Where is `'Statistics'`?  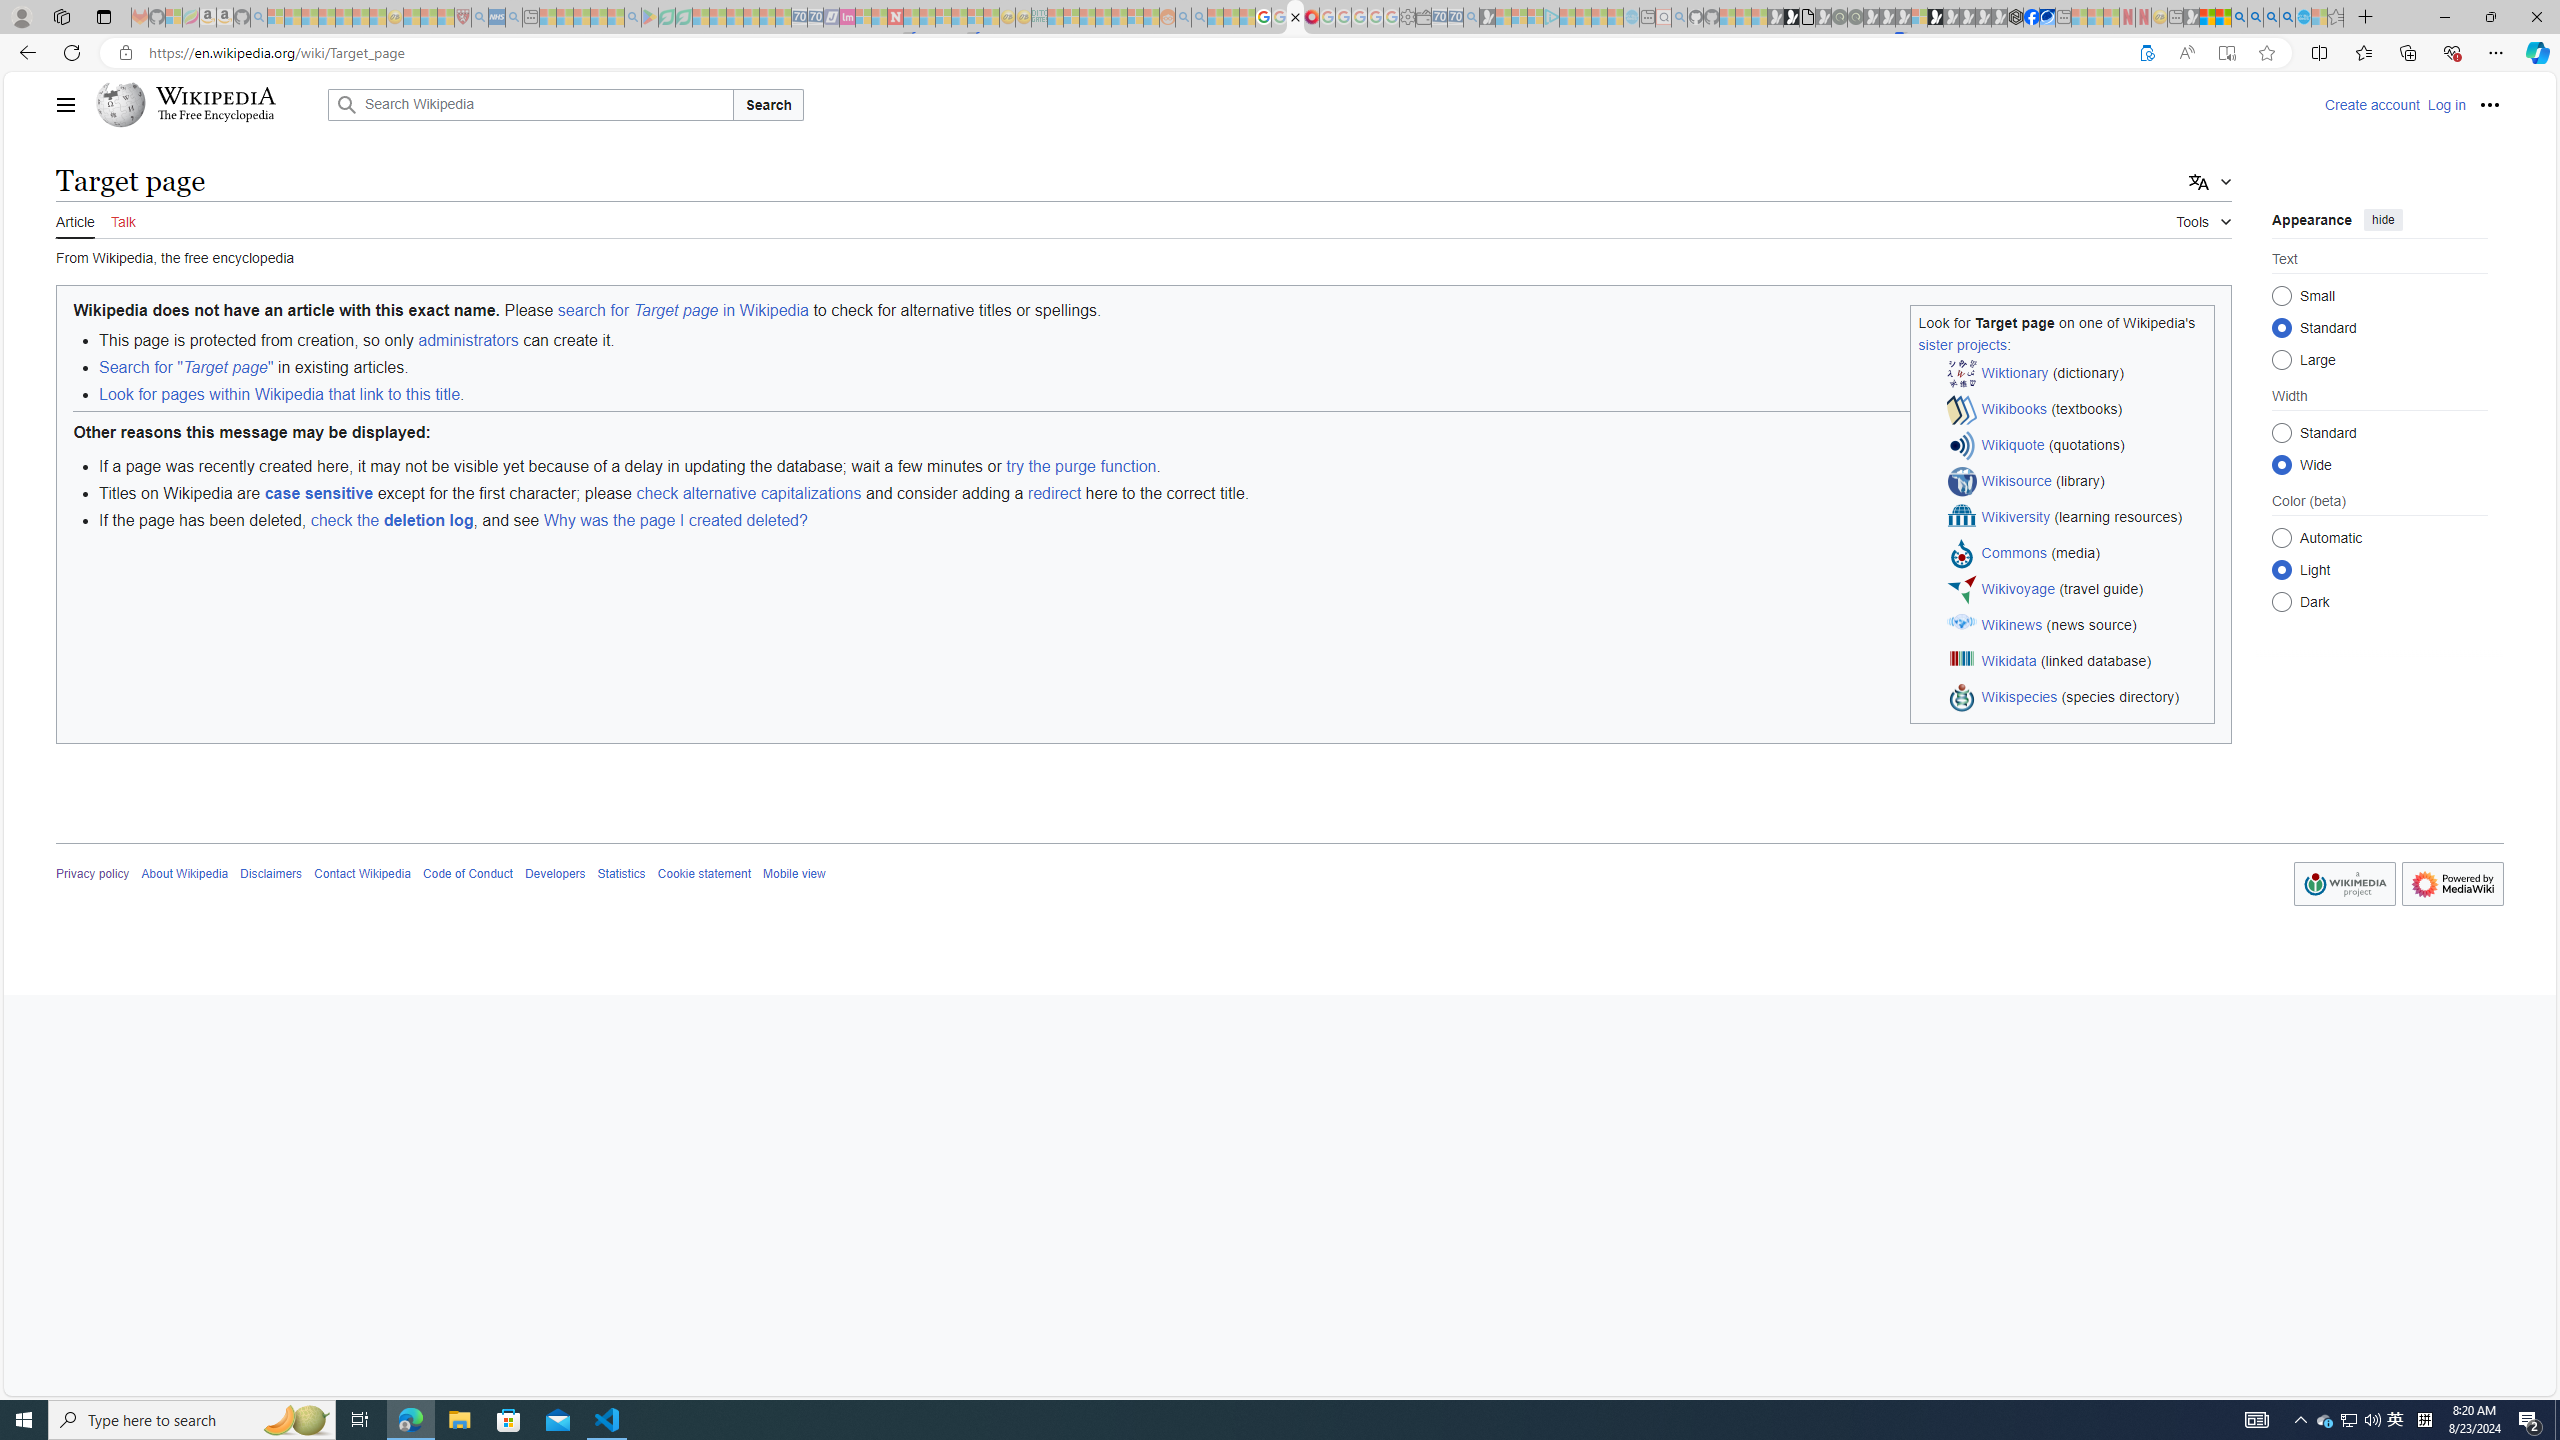
'Statistics' is located at coordinates (619, 873).